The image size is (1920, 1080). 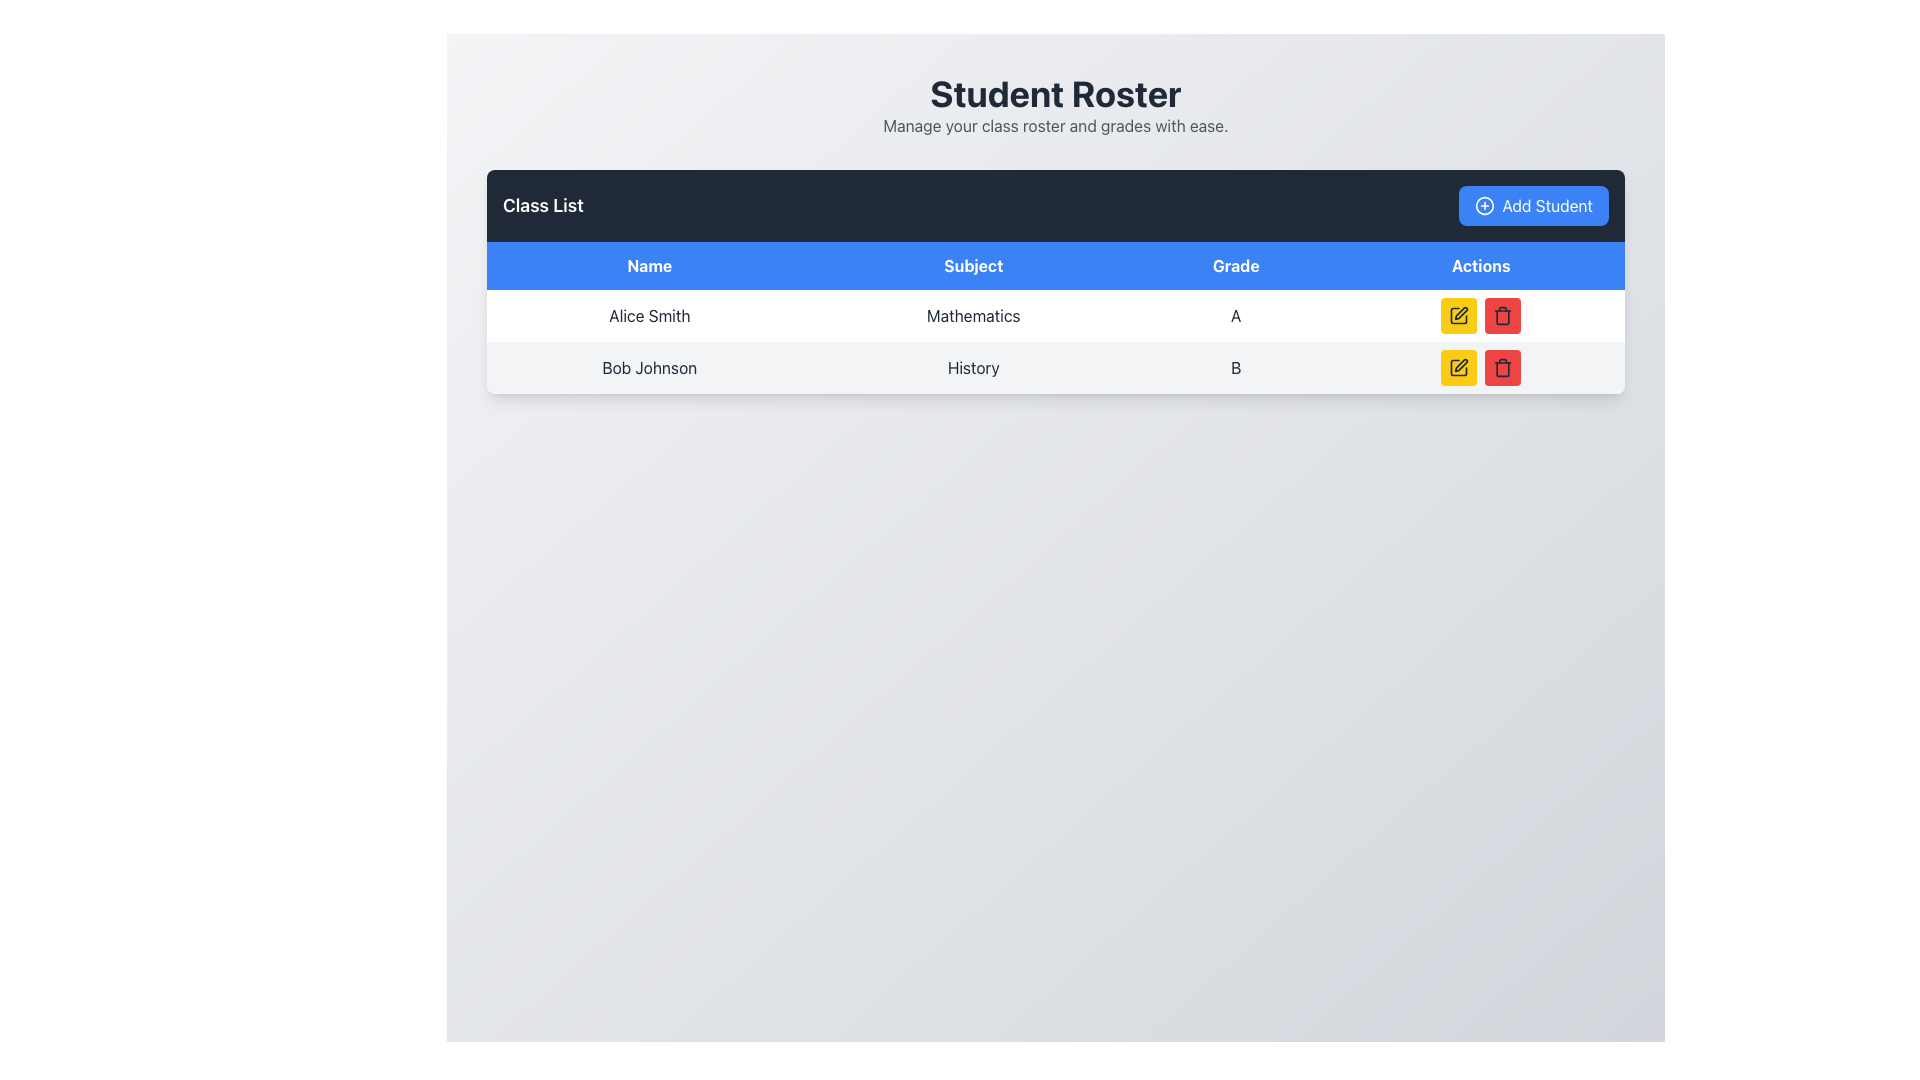 What do you see at coordinates (649, 315) in the screenshot?
I see `the text element displaying the name 'Alice Smith' in the 'Class List' table, located in the first data row of the 'Name' column` at bounding box center [649, 315].